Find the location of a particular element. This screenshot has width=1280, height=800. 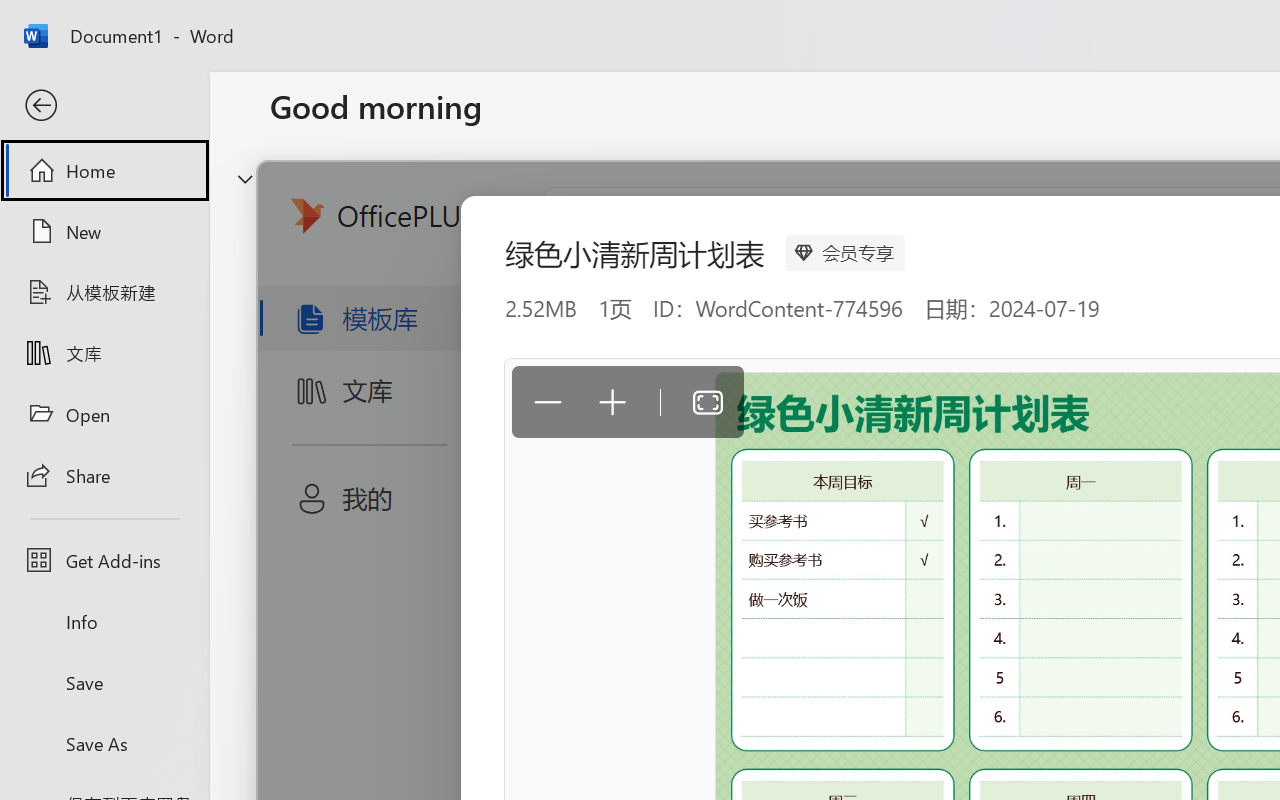

'Info' is located at coordinates (103, 621).